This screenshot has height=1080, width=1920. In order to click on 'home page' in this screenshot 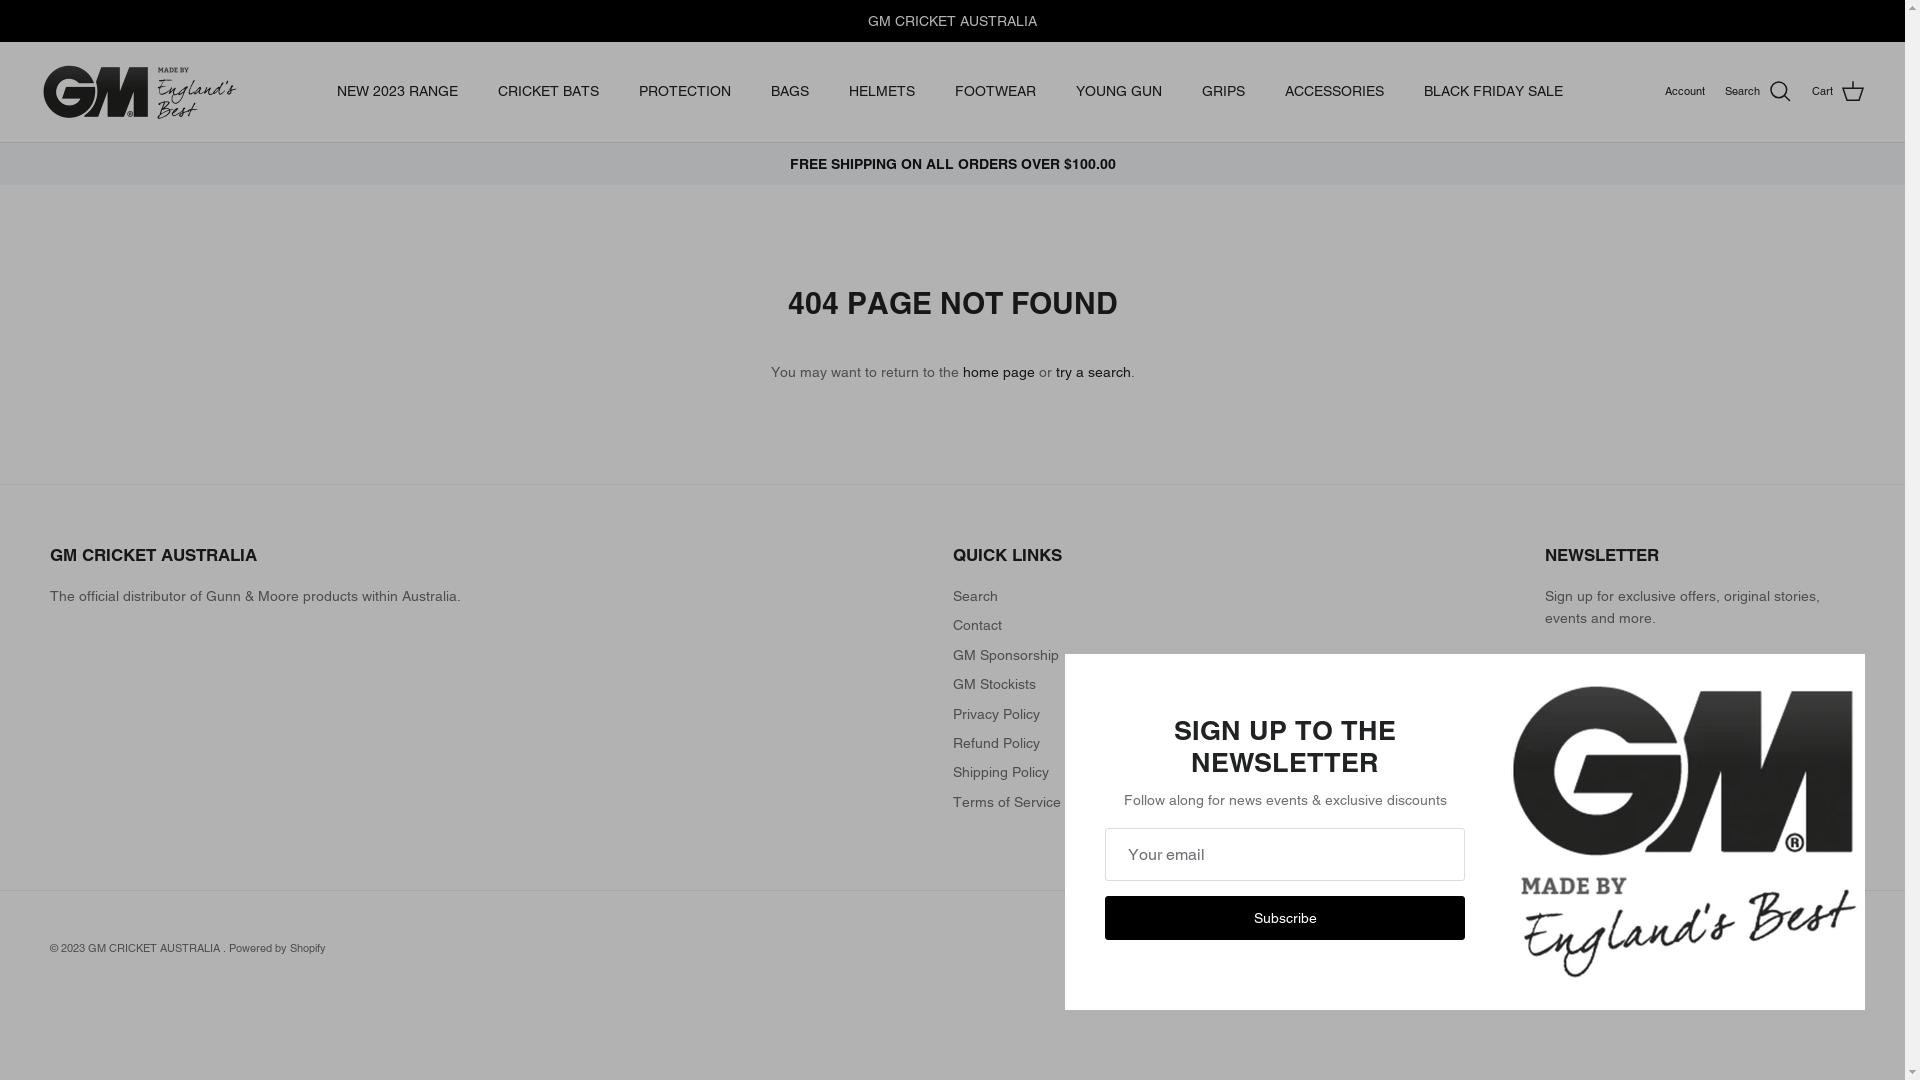, I will do `click(961, 371)`.